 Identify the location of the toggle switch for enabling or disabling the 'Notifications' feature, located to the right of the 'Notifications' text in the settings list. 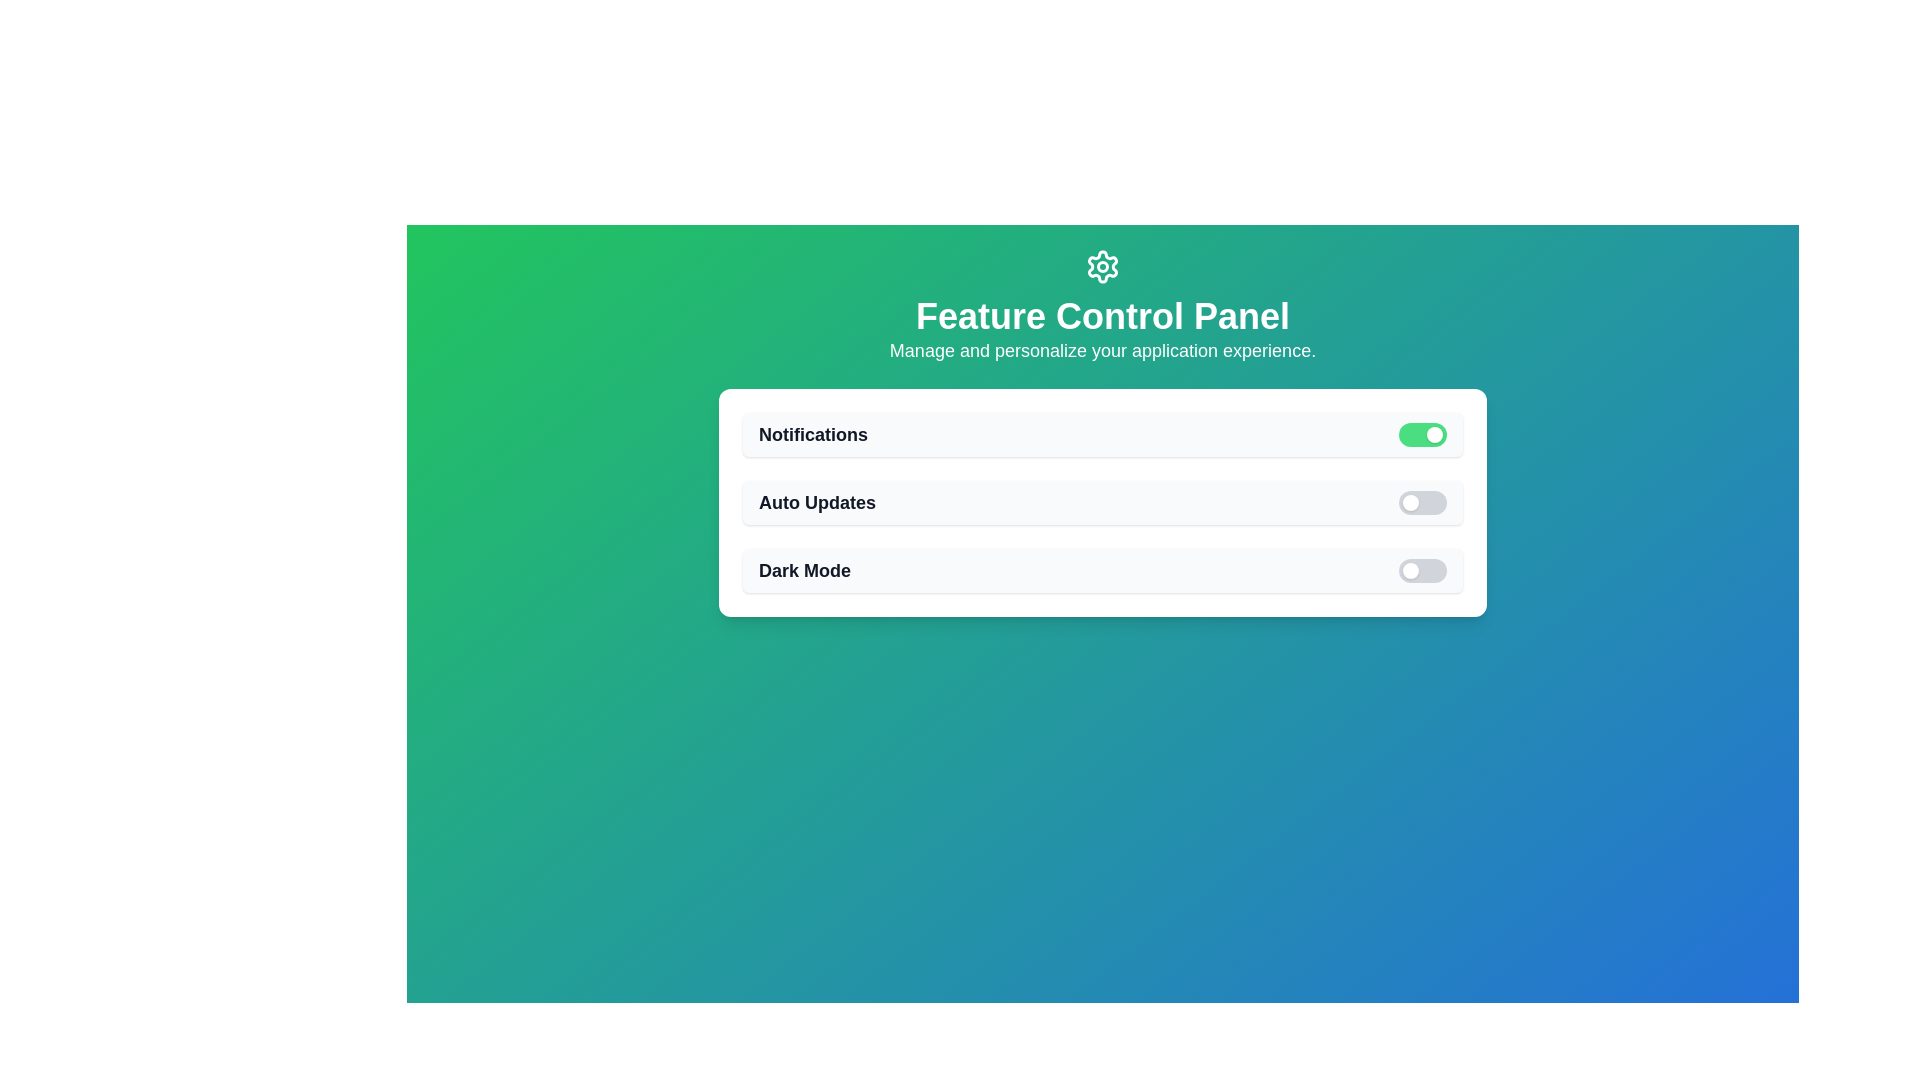
(1421, 434).